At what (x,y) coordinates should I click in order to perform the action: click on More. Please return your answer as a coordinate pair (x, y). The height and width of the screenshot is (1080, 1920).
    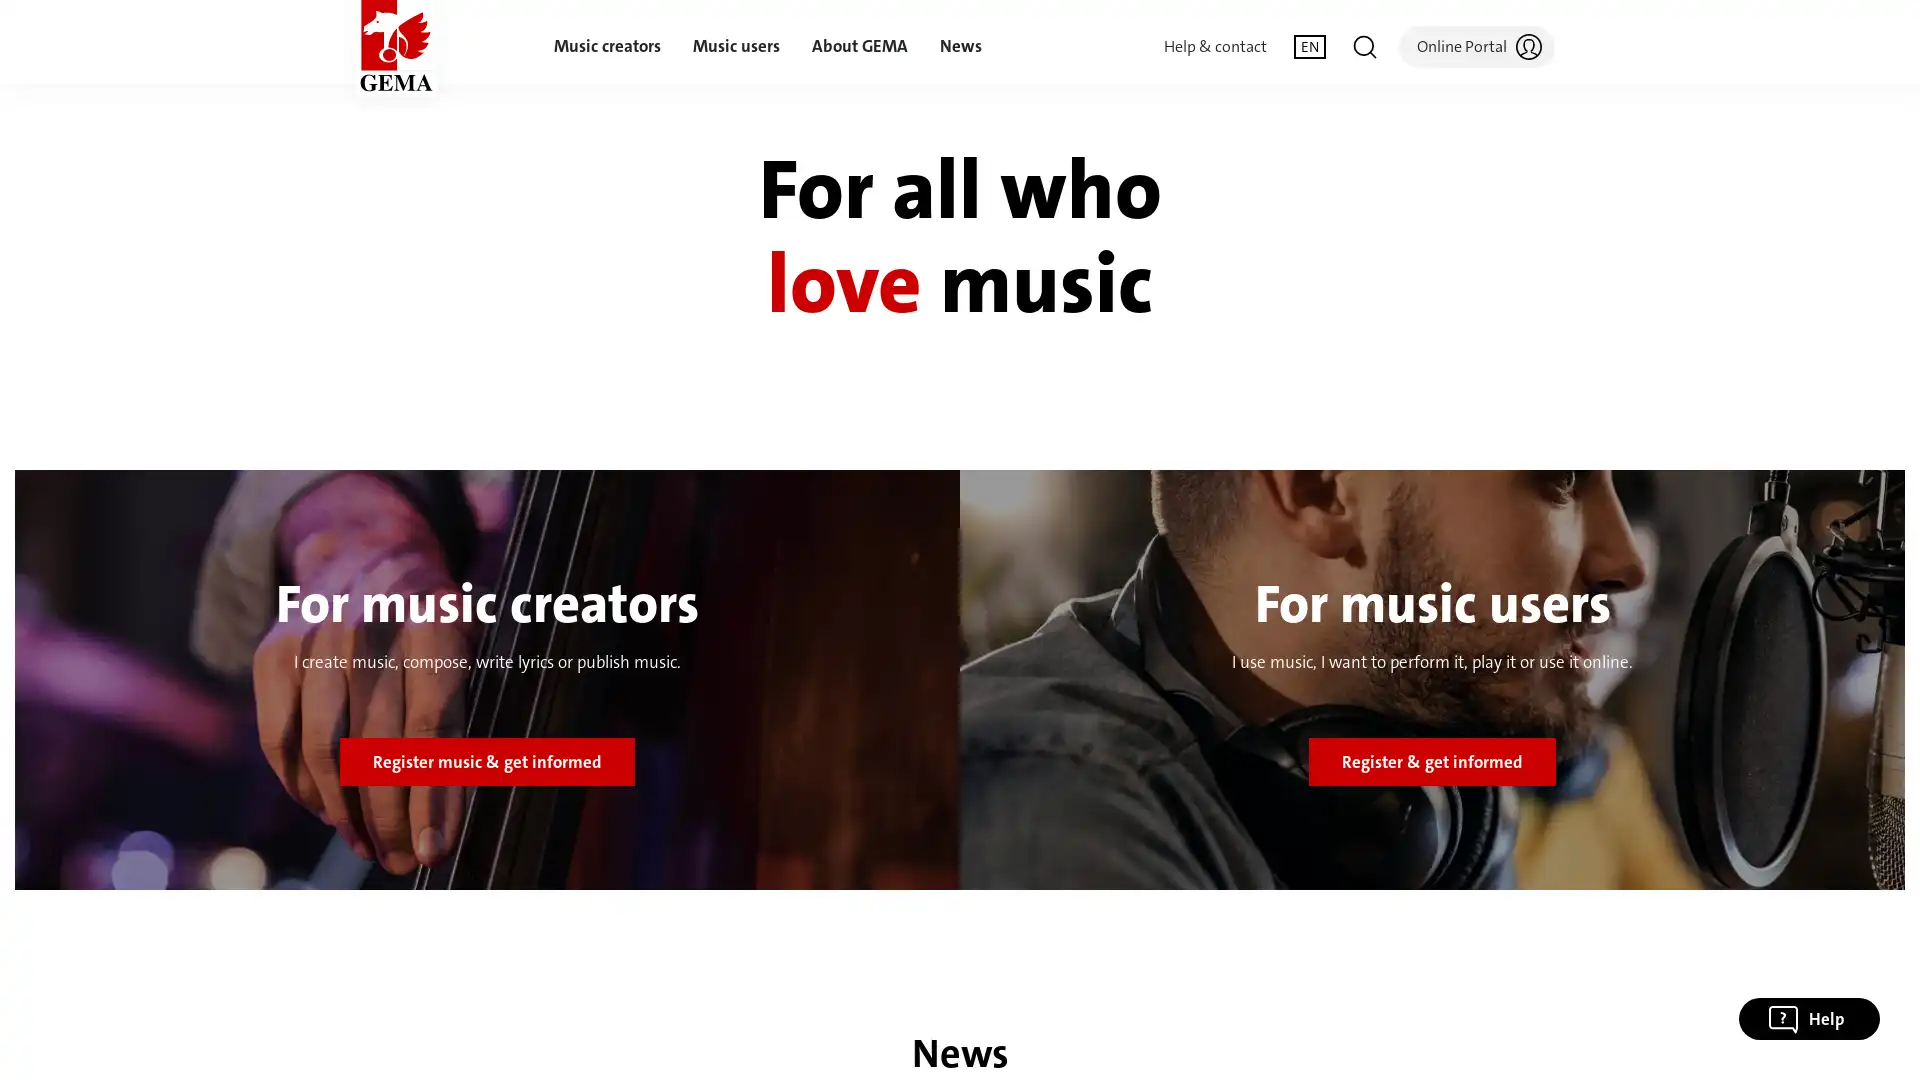
    Looking at the image, I should click on (1384, 954).